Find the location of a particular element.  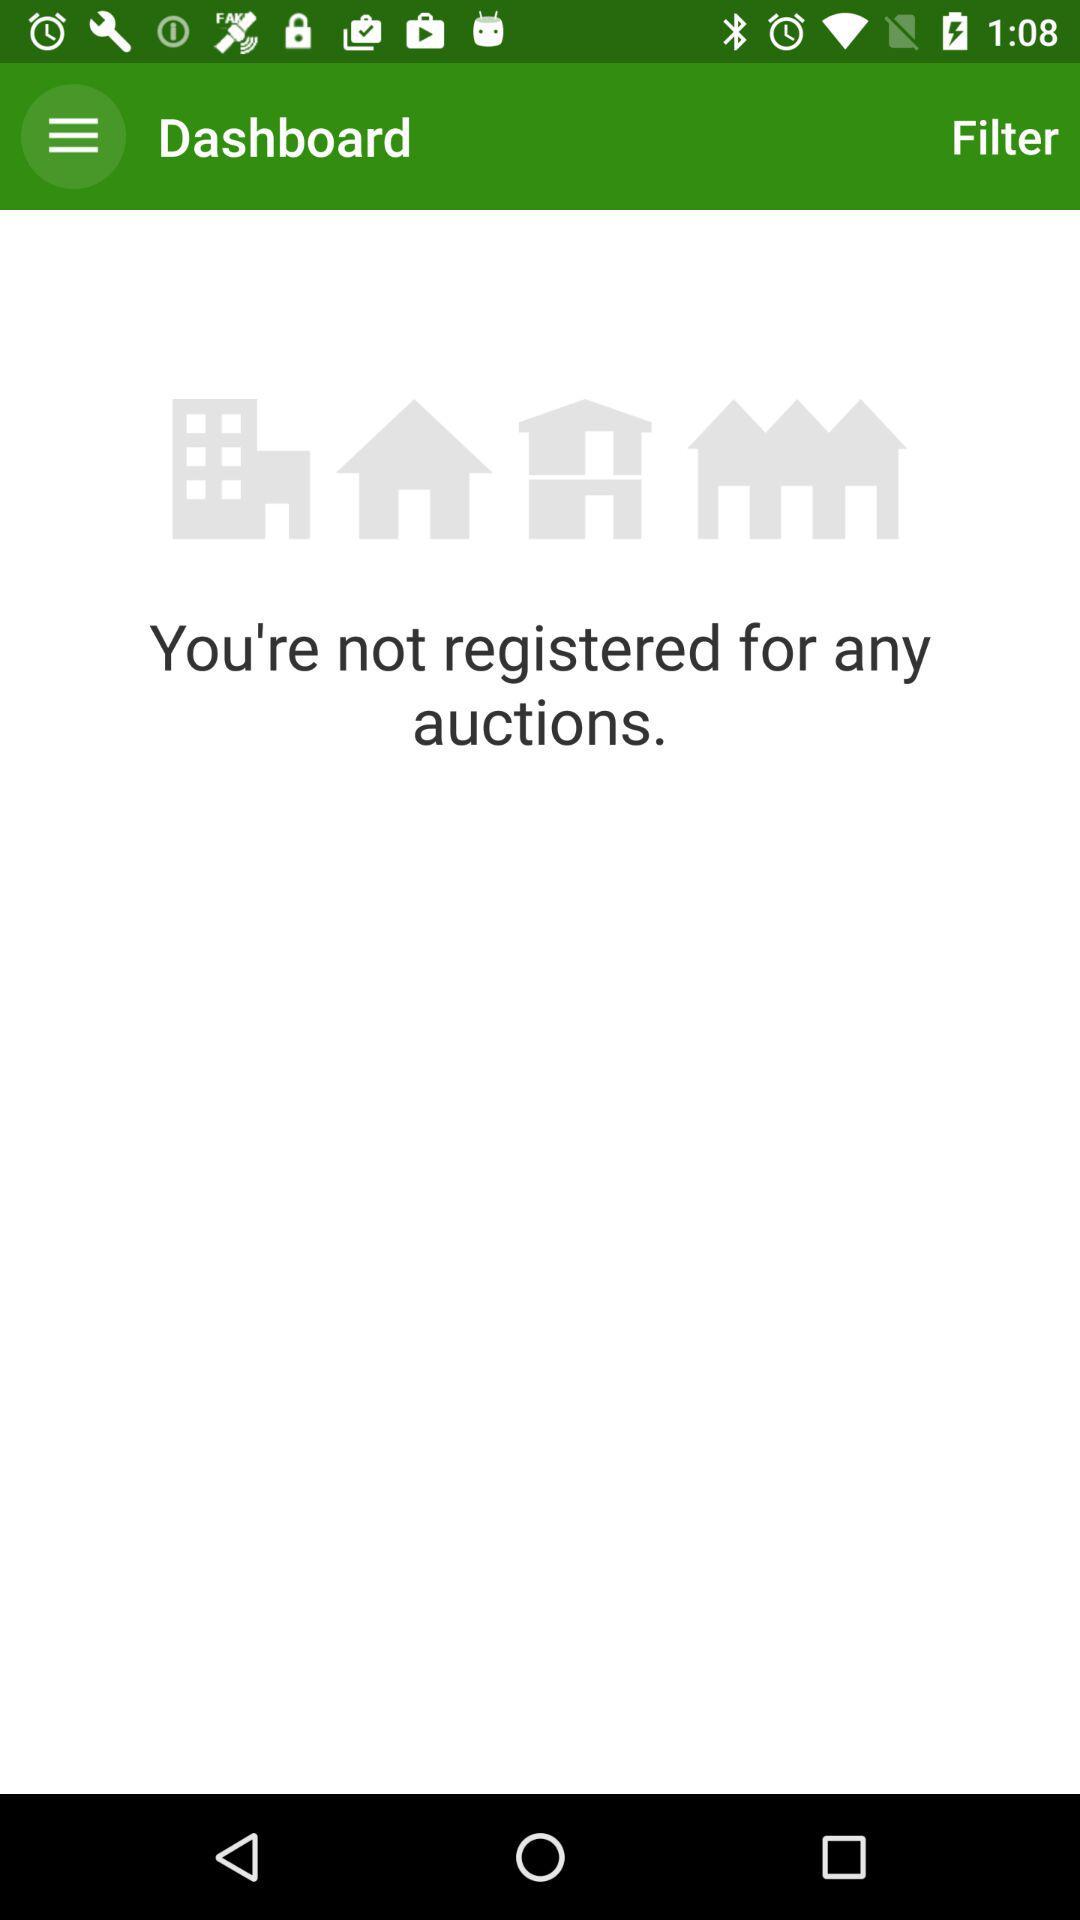

item above the you re not is located at coordinates (72, 135).